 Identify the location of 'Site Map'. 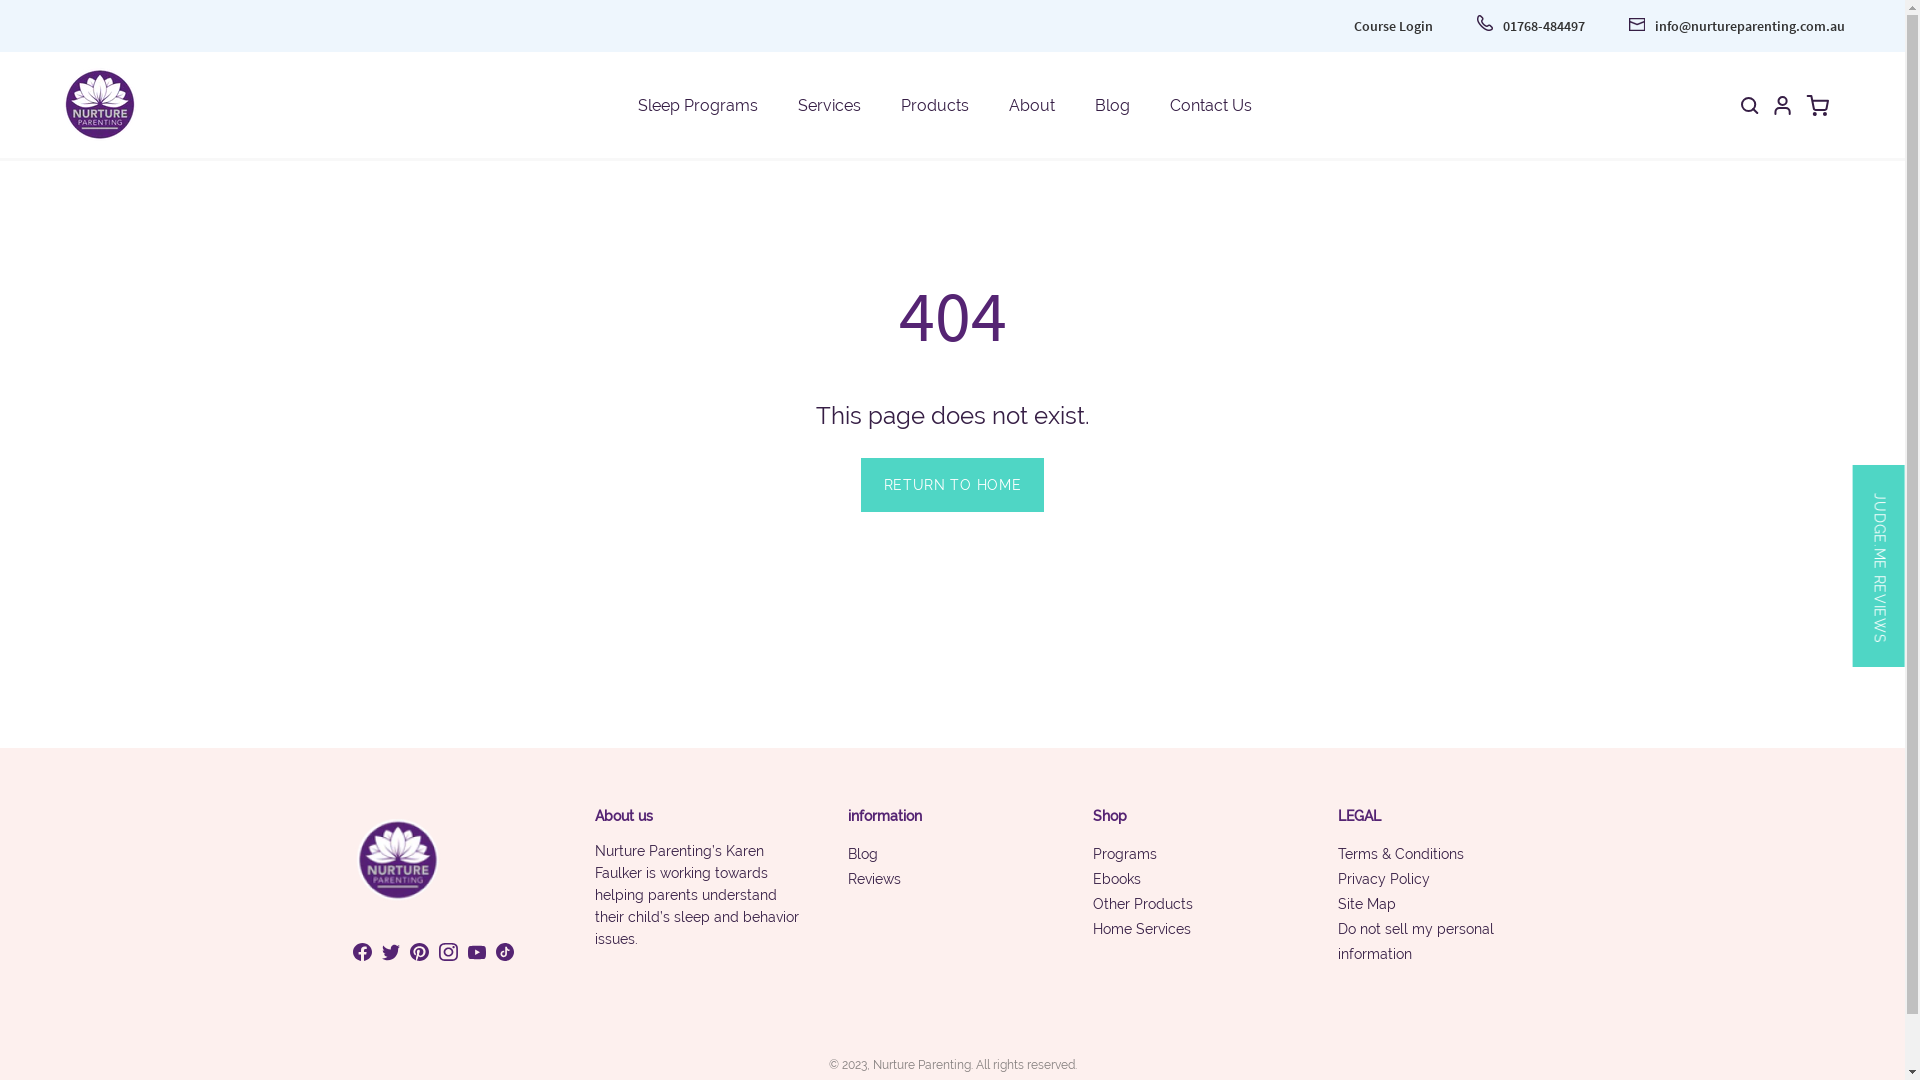
(1338, 903).